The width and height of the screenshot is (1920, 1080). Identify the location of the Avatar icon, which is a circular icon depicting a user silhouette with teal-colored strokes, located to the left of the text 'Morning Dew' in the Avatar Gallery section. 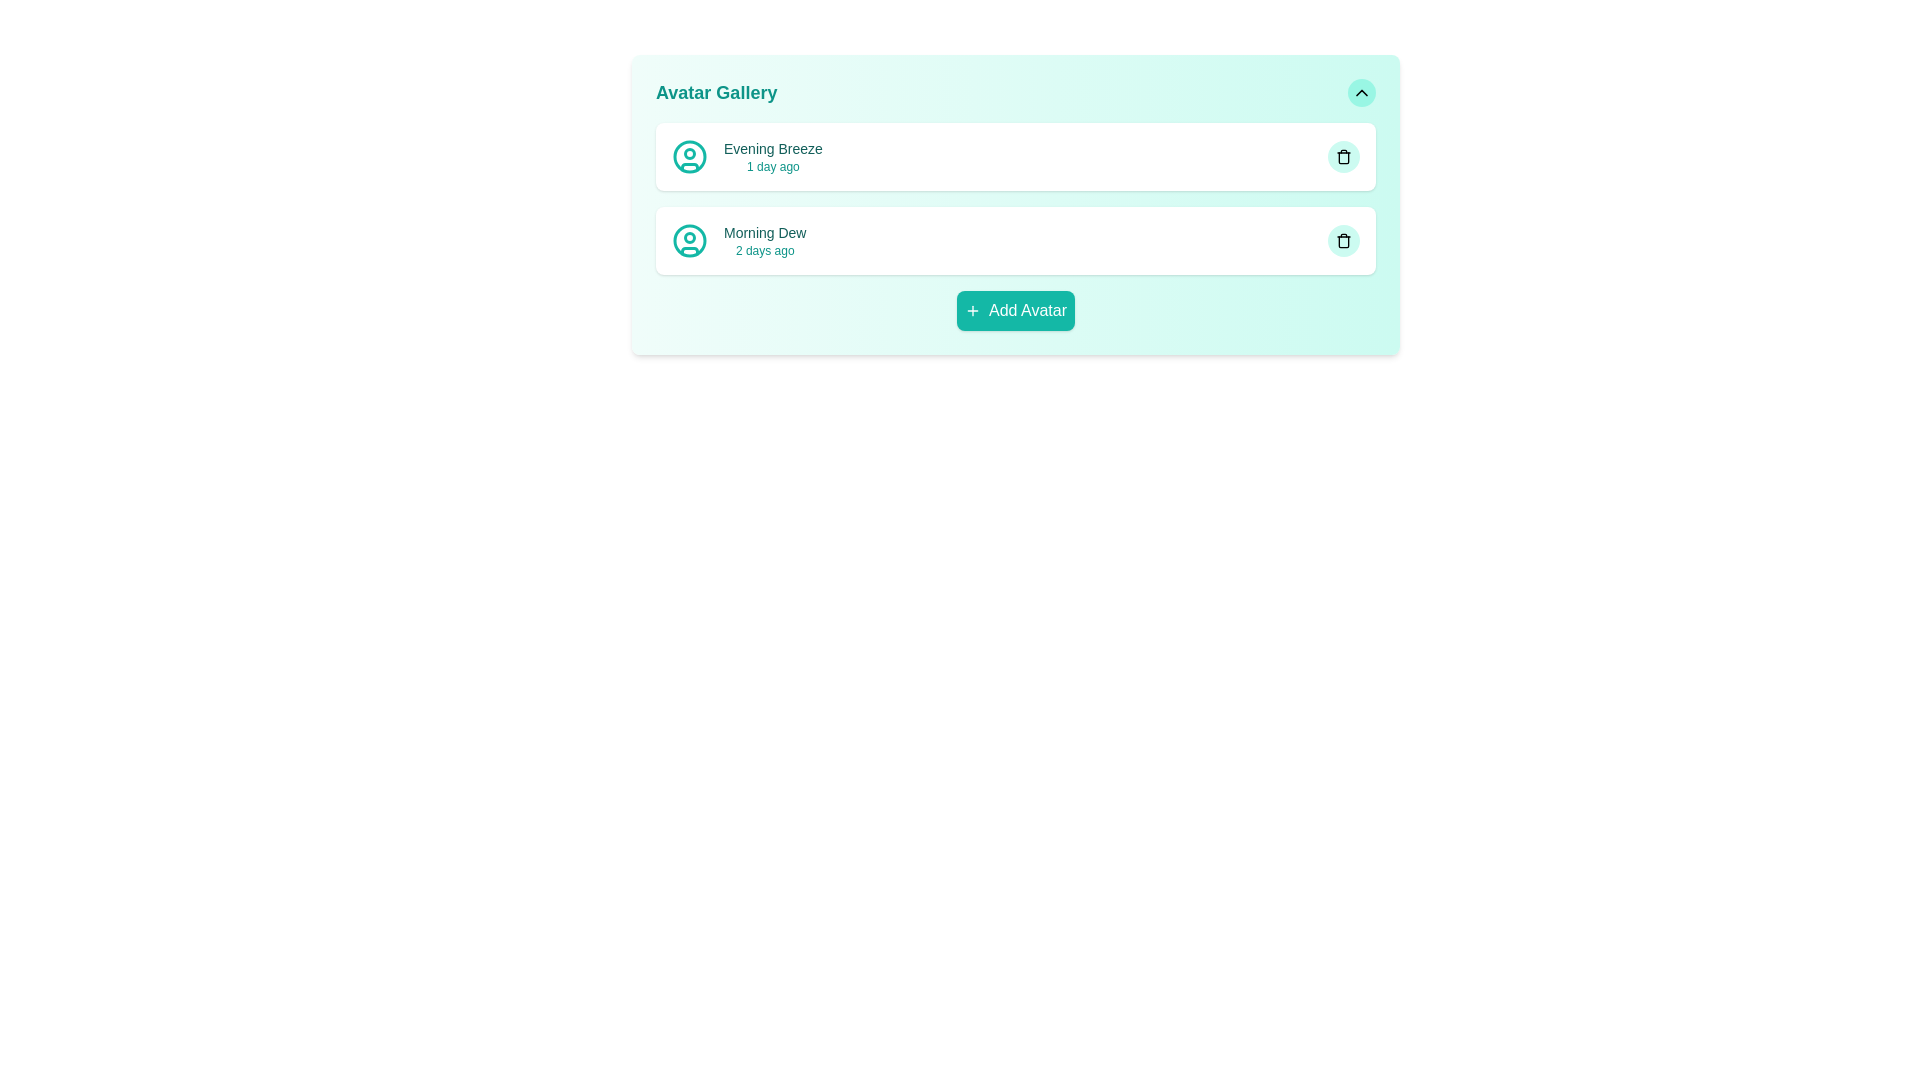
(690, 239).